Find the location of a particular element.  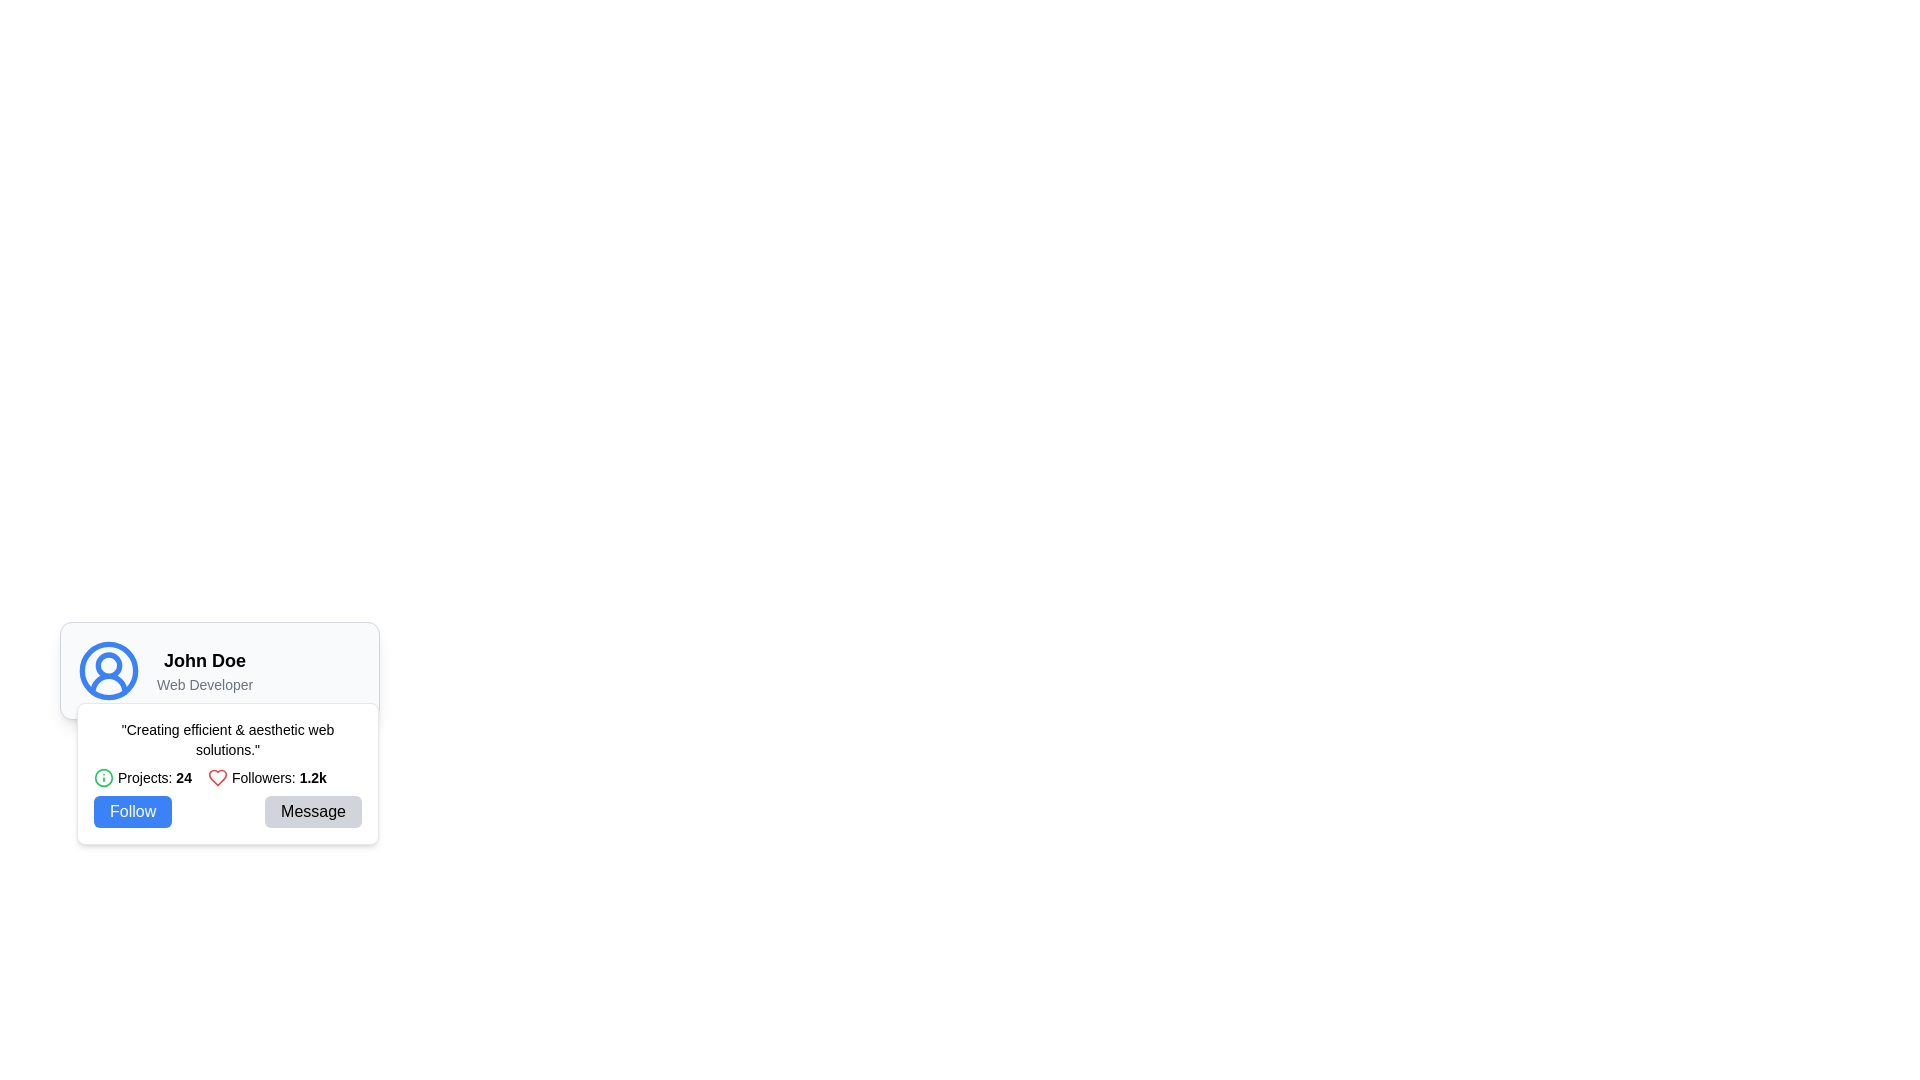

the descriptive tagline text label that introduces the user's skill set, located below the user's name and title, above the 'Projects' and 'Followers' sections is located at coordinates (227, 740).